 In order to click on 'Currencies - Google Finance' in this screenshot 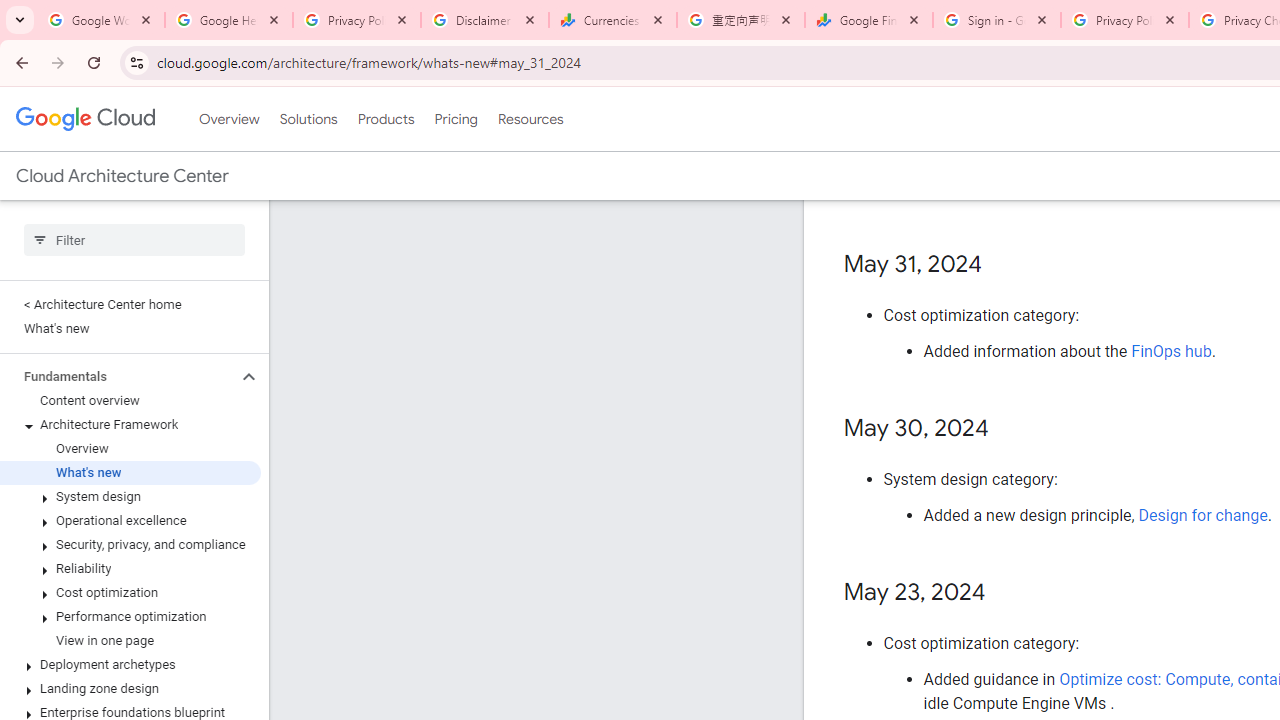, I will do `click(612, 20)`.